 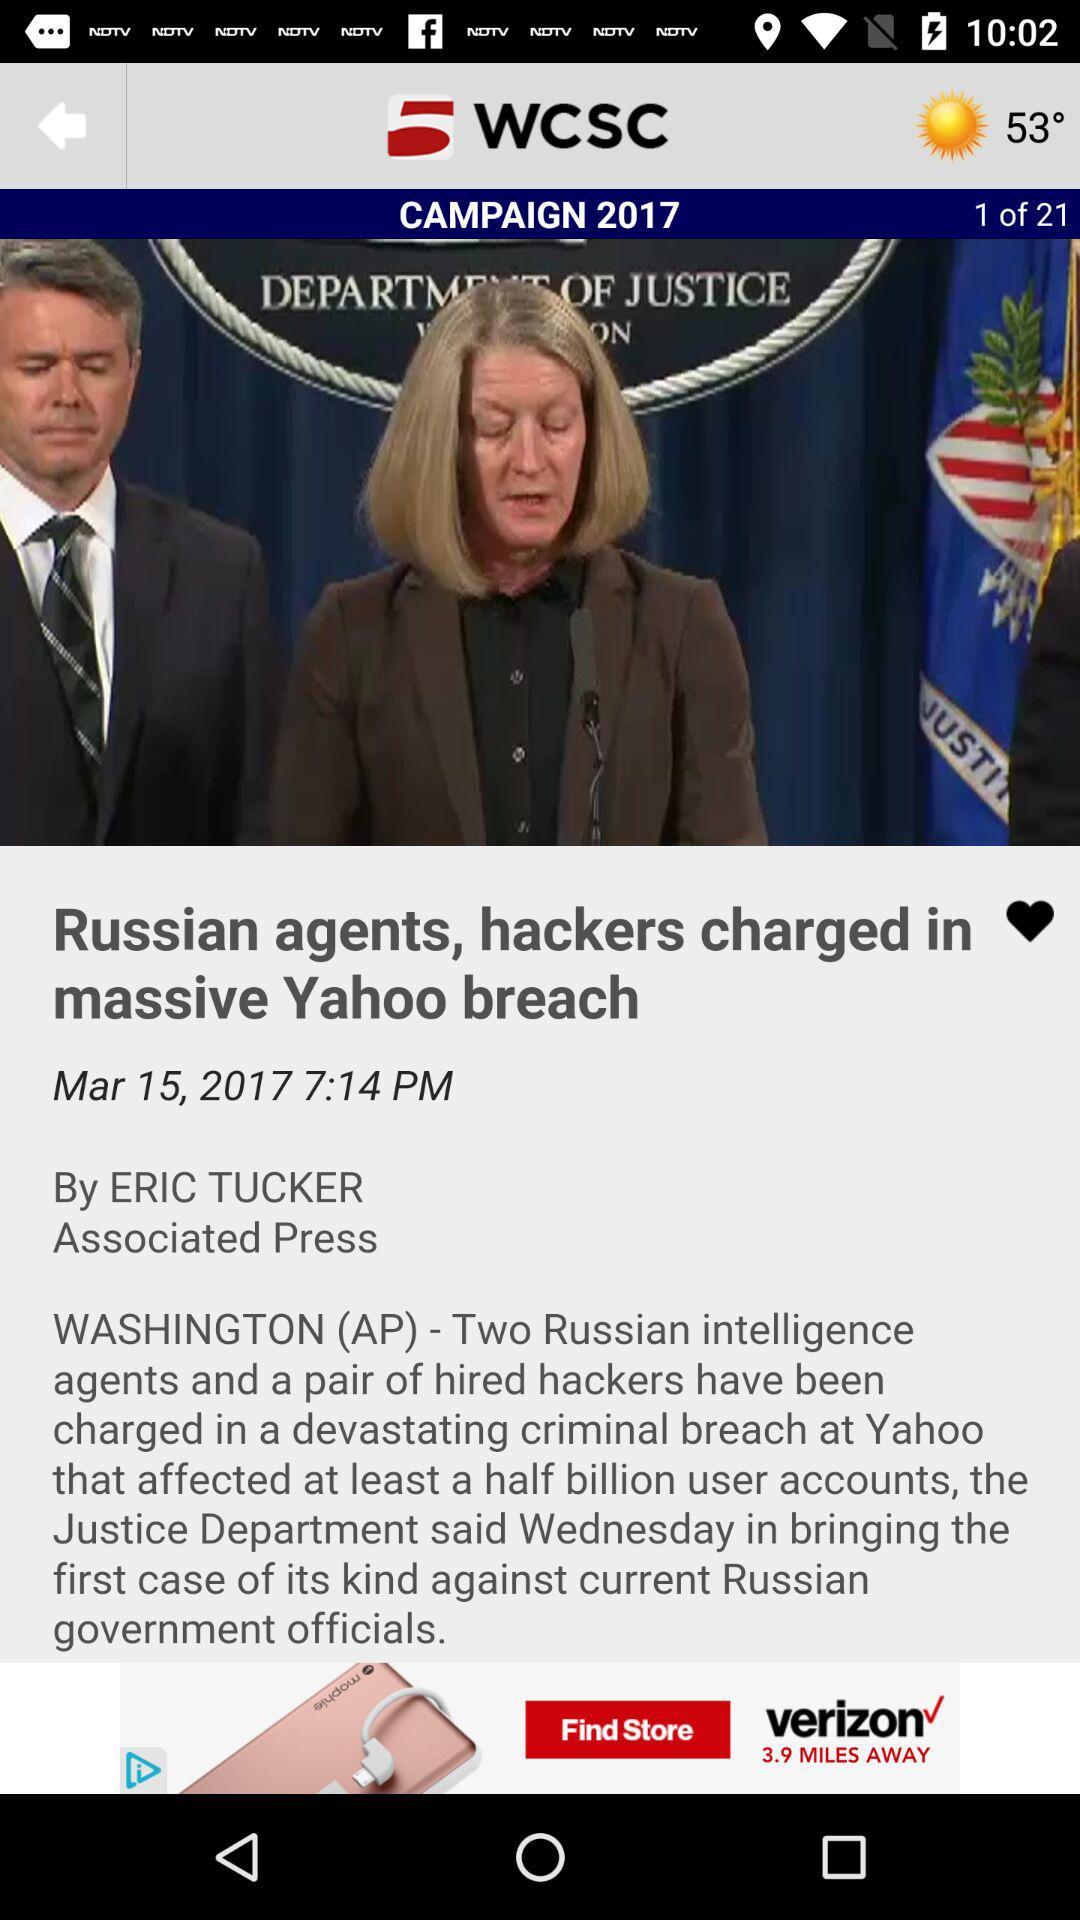 I want to click on to favorites, so click(x=1017, y=920).